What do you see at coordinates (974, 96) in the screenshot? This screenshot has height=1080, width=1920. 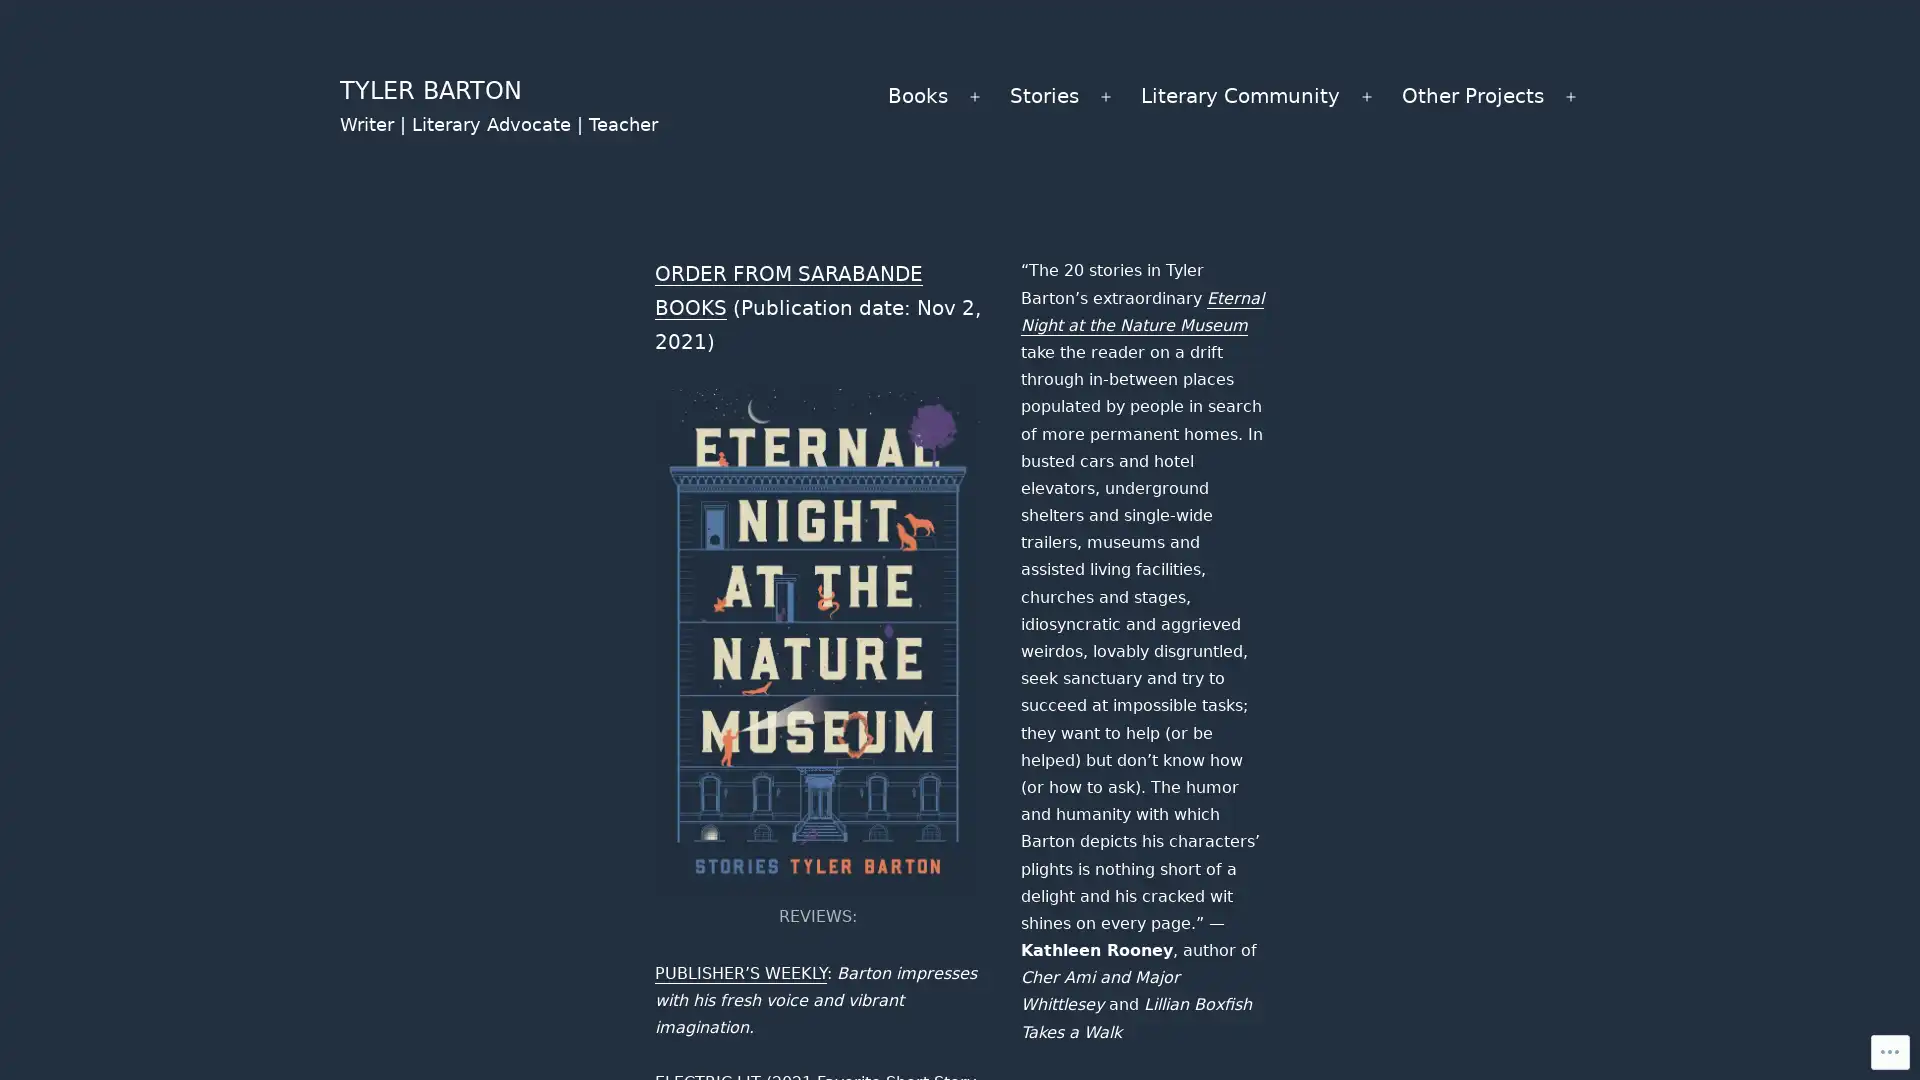 I see `Open menu` at bounding box center [974, 96].